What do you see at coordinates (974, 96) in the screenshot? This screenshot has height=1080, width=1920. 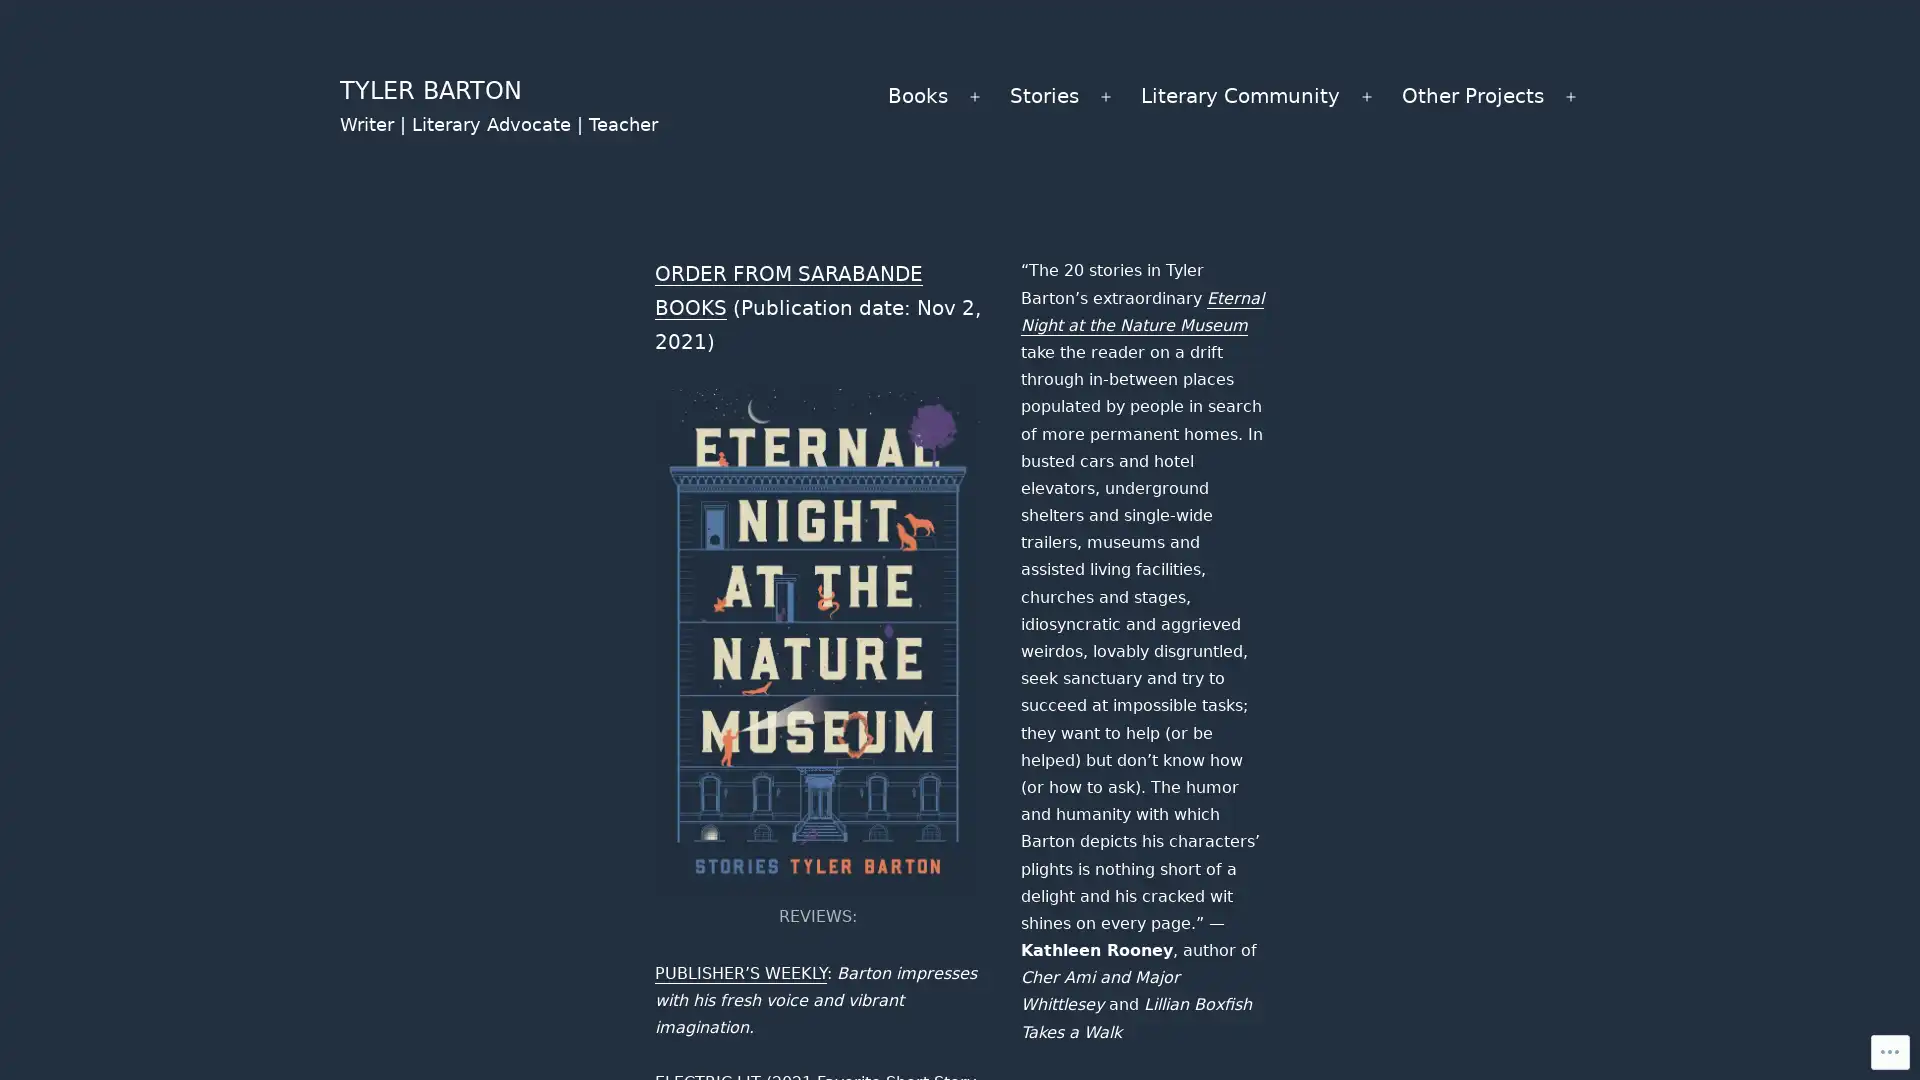 I see `Open menu` at bounding box center [974, 96].